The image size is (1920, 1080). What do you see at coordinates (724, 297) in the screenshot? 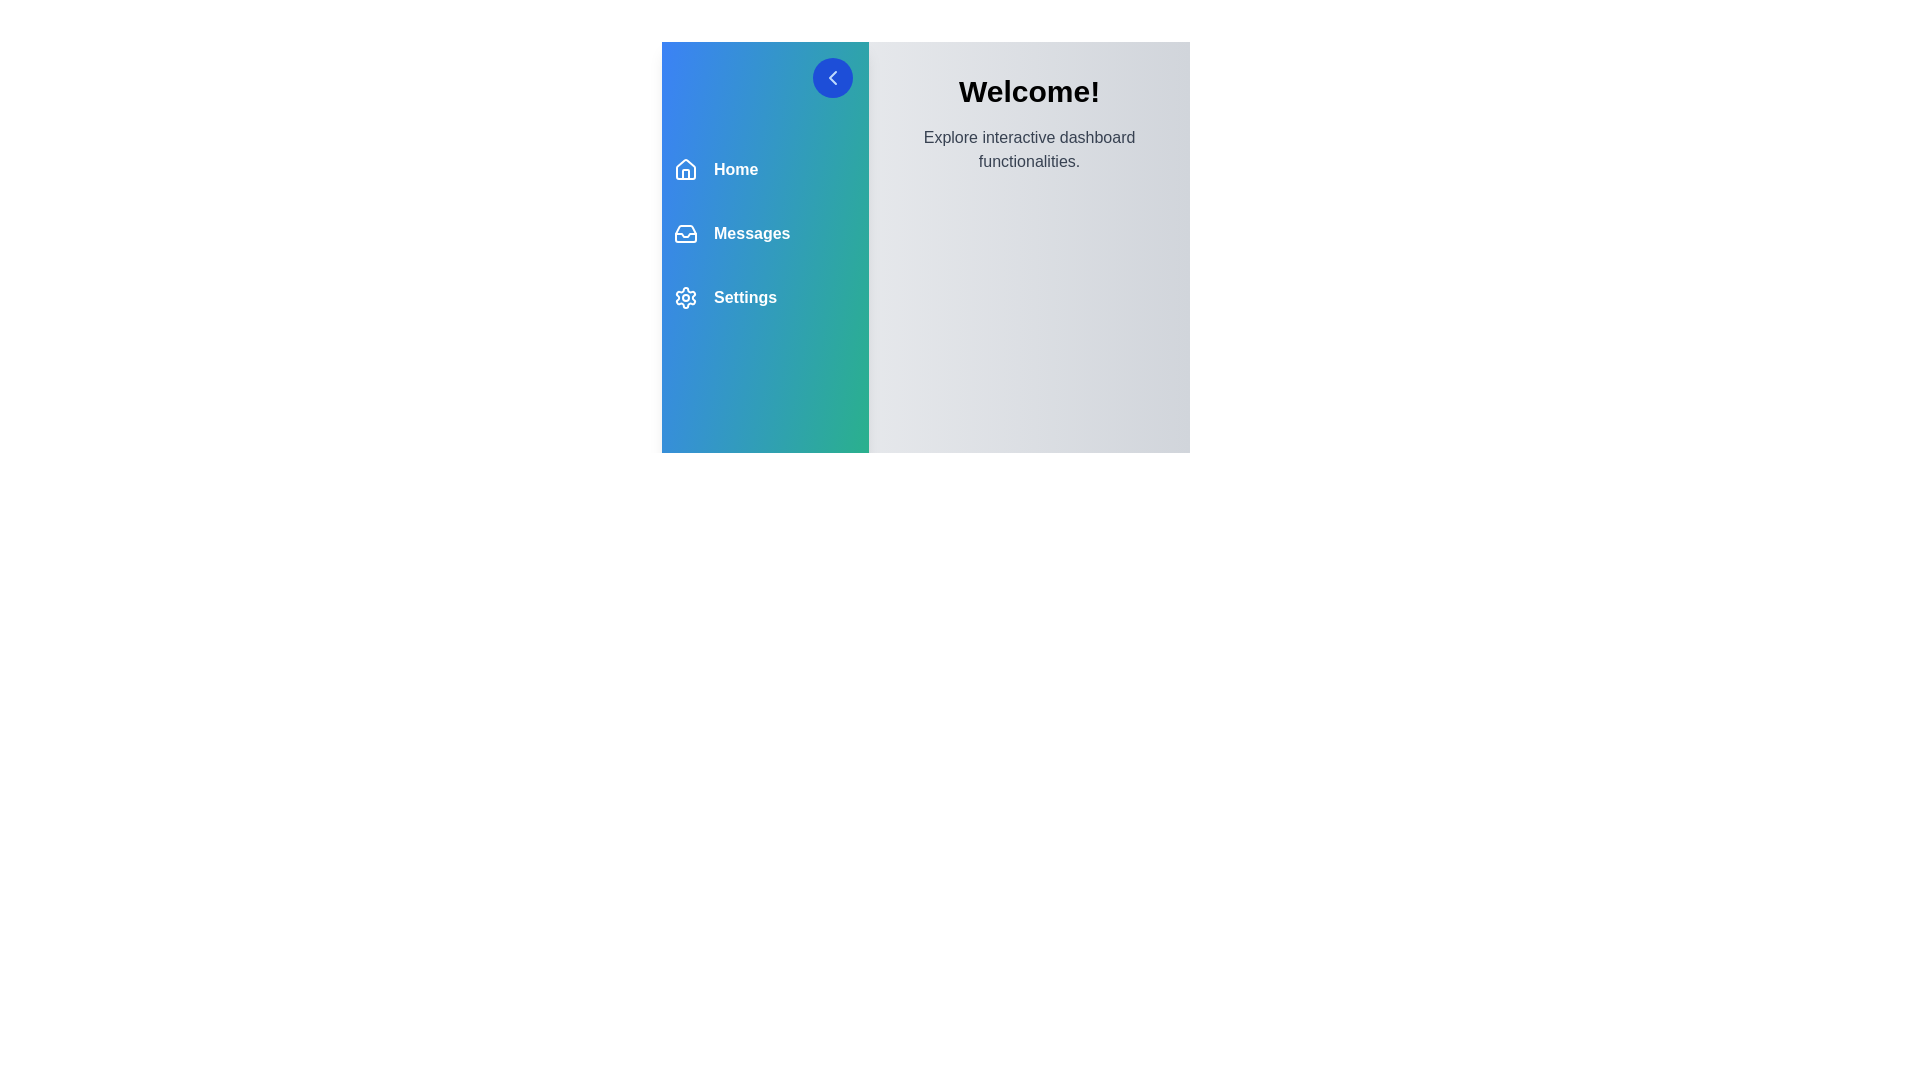
I see `the 'Settings' button located in the left sidebar` at bounding box center [724, 297].